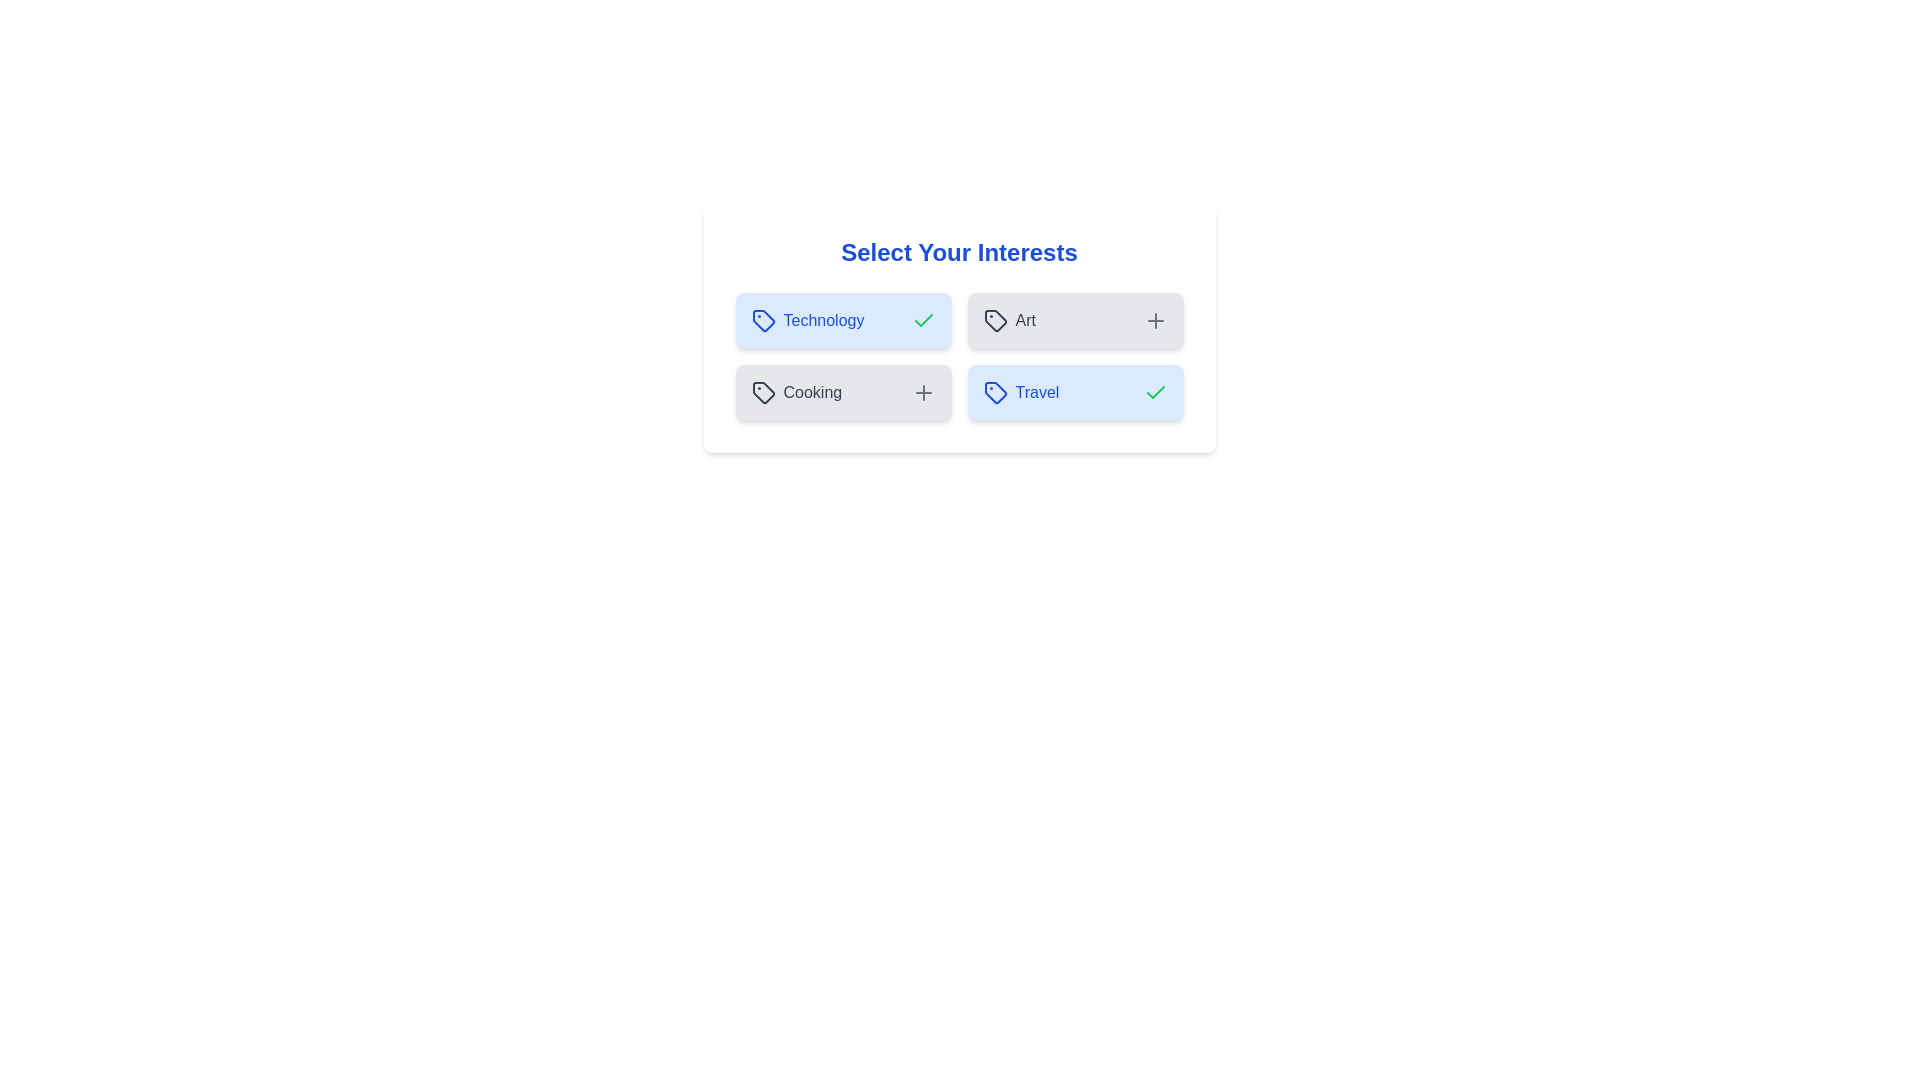 Image resolution: width=1920 pixels, height=1080 pixels. I want to click on the button labeled Technology to see the hover effect, so click(843, 319).